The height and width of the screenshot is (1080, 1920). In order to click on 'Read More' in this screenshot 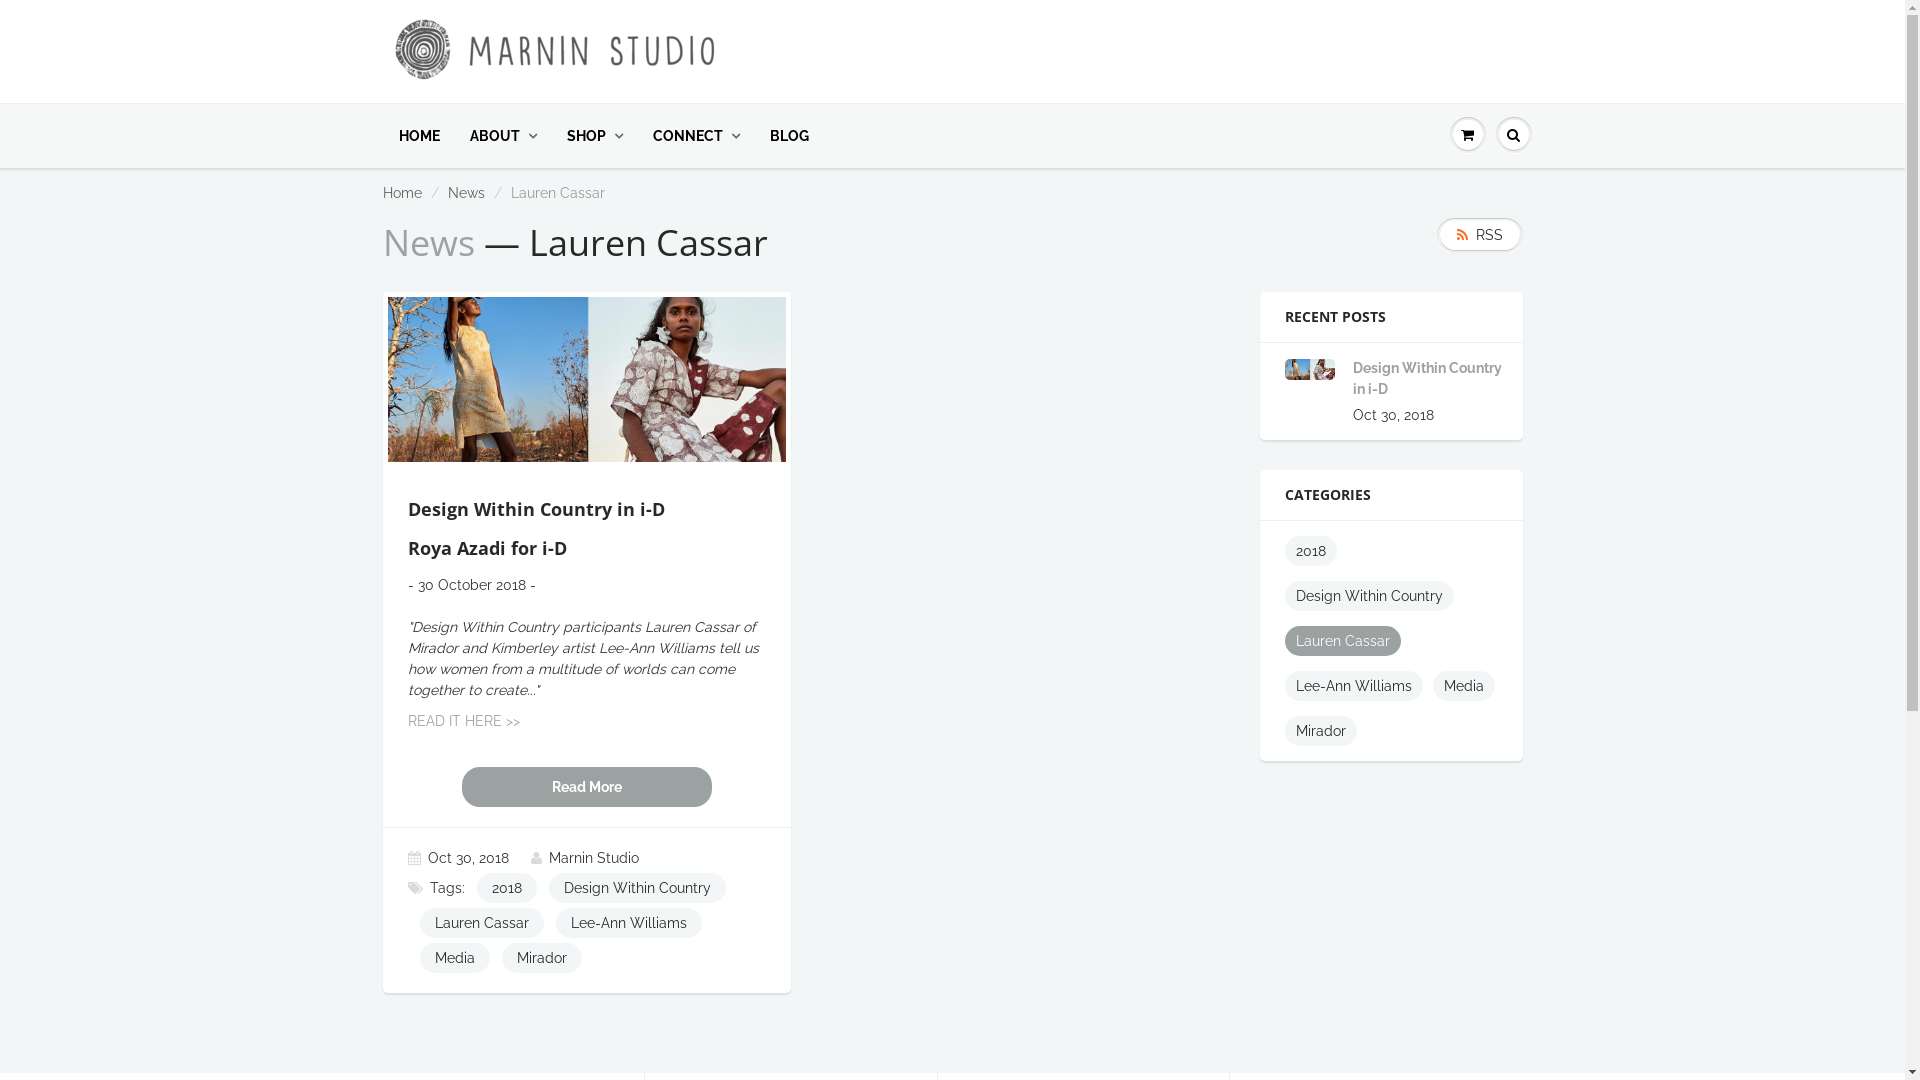, I will do `click(585, 785)`.